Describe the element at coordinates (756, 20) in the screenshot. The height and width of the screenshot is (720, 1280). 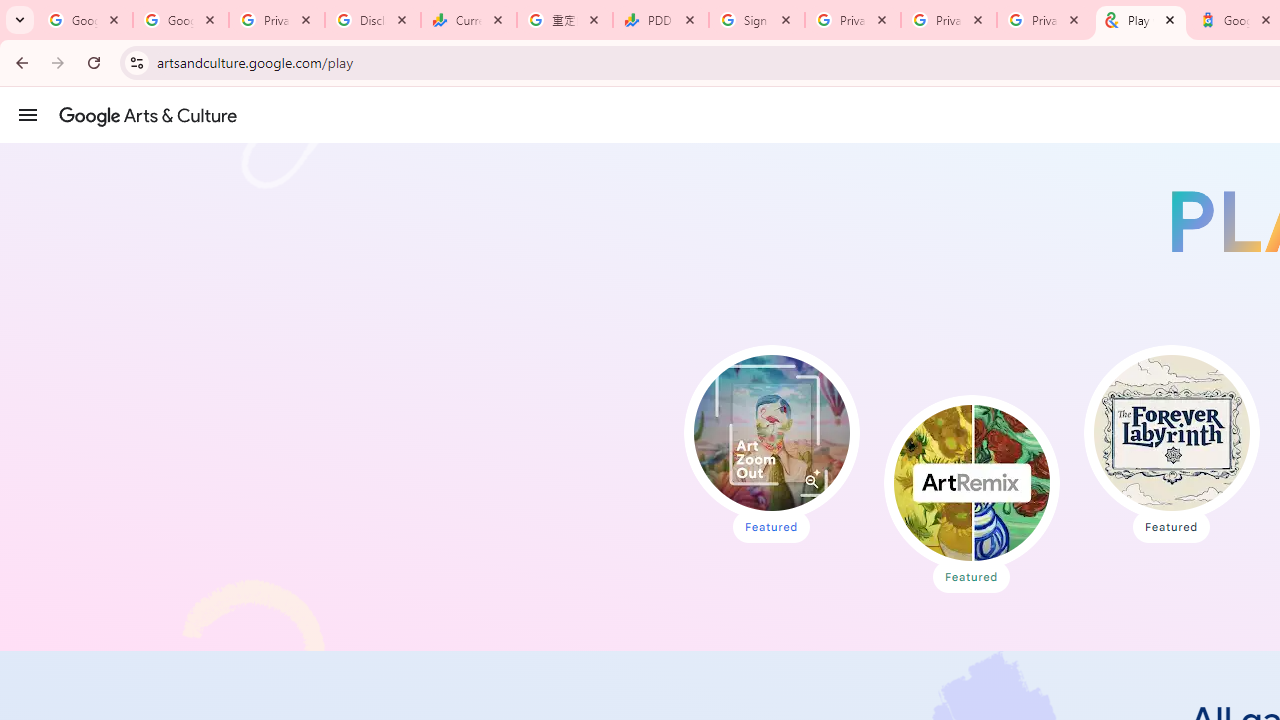
I see `'Sign in - Google Accounts'` at that location.